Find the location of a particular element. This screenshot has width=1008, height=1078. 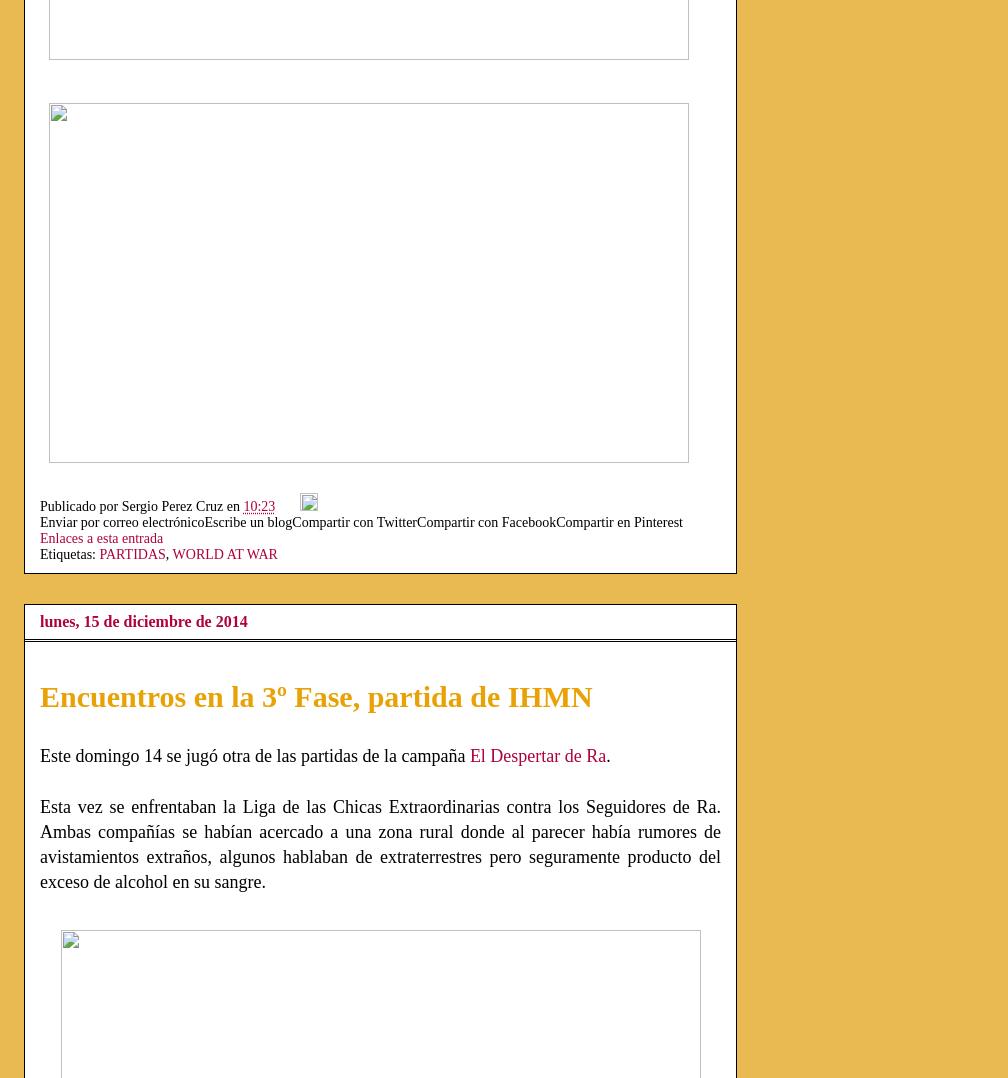

'.' is located at coordinates (608, 756).